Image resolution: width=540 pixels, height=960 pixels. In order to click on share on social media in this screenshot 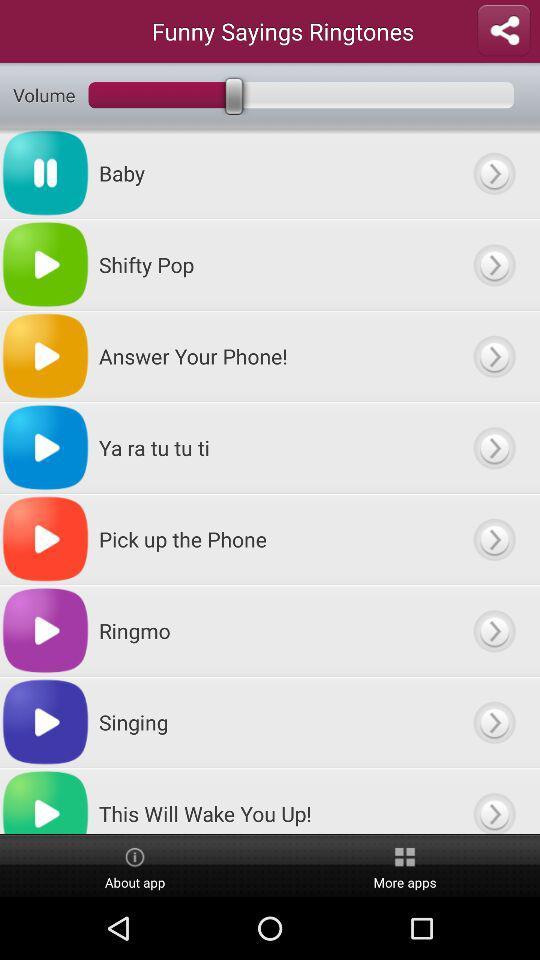, I will do `click(502, 30)`.